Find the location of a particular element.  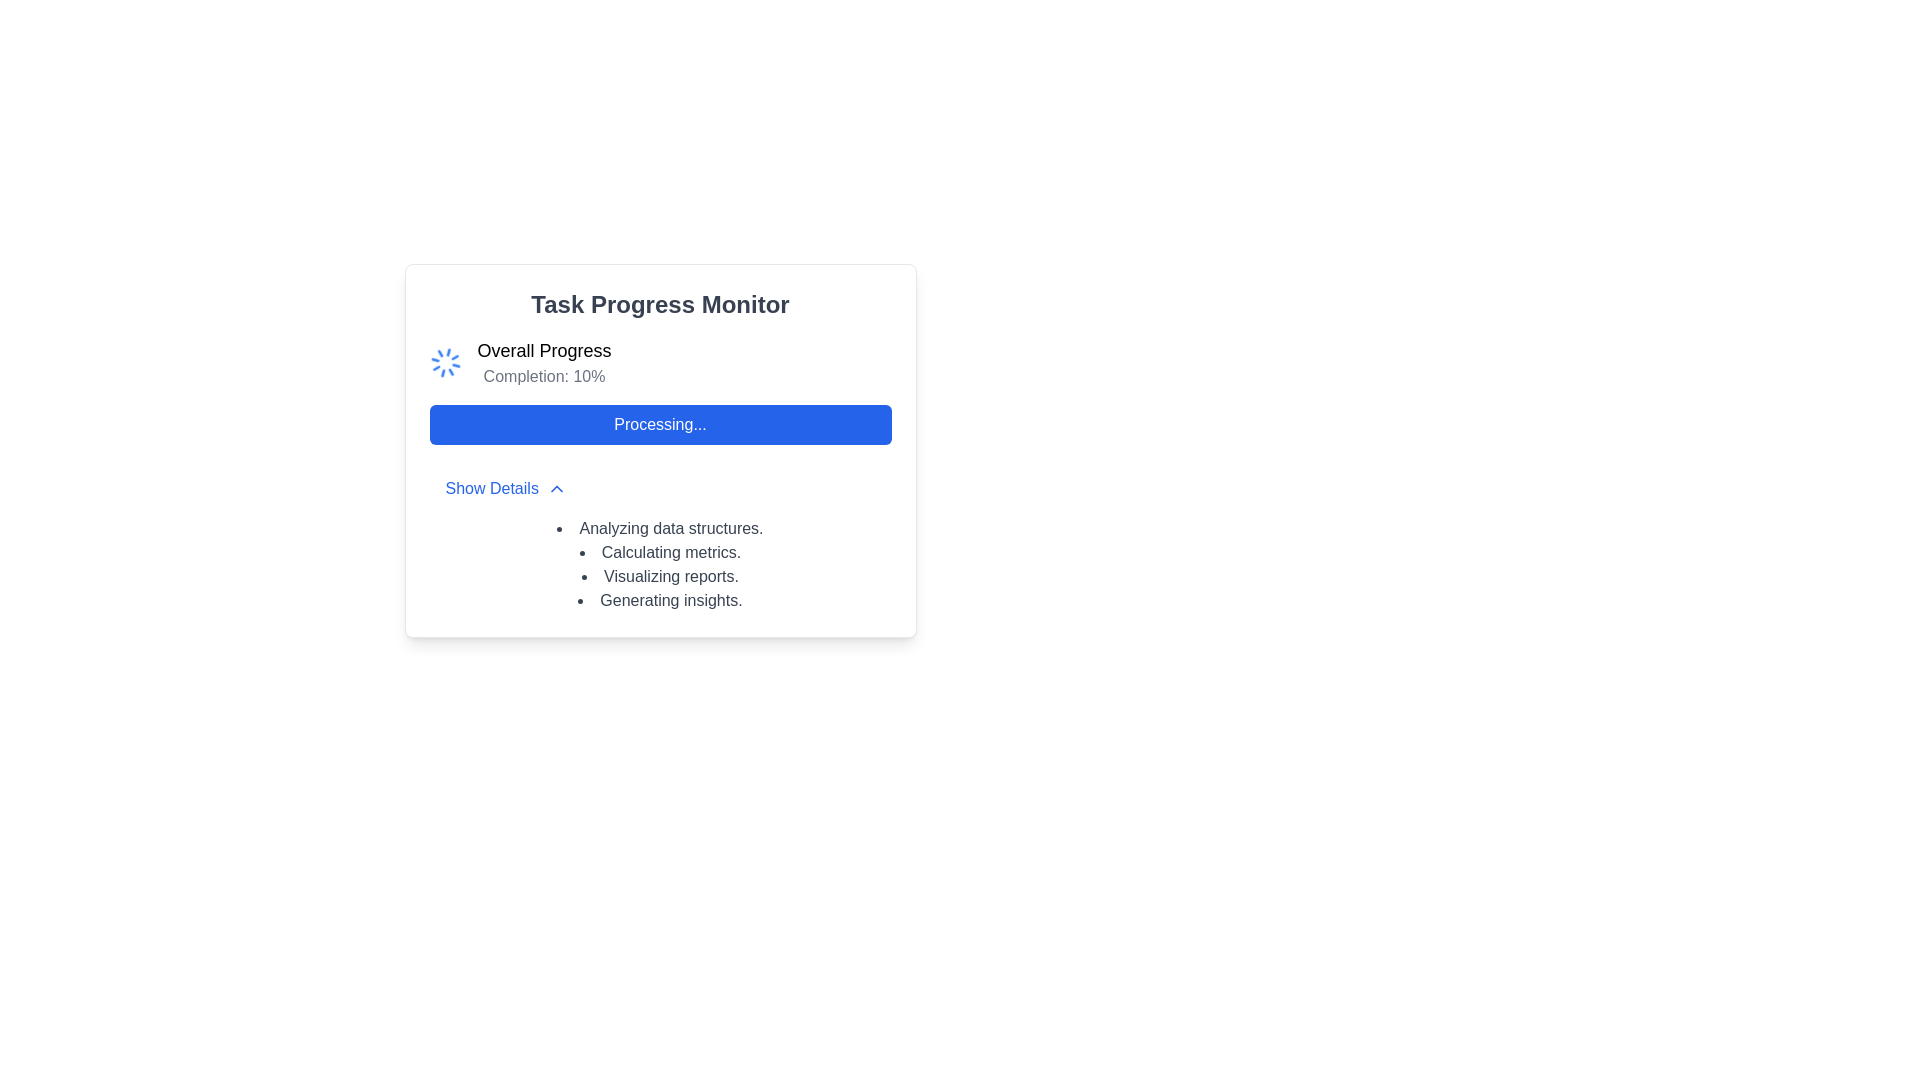

the informational label displaying 'Overall Progress' and 'Completion: 0%' which indicates progress status is located at coordinates (544, 362).